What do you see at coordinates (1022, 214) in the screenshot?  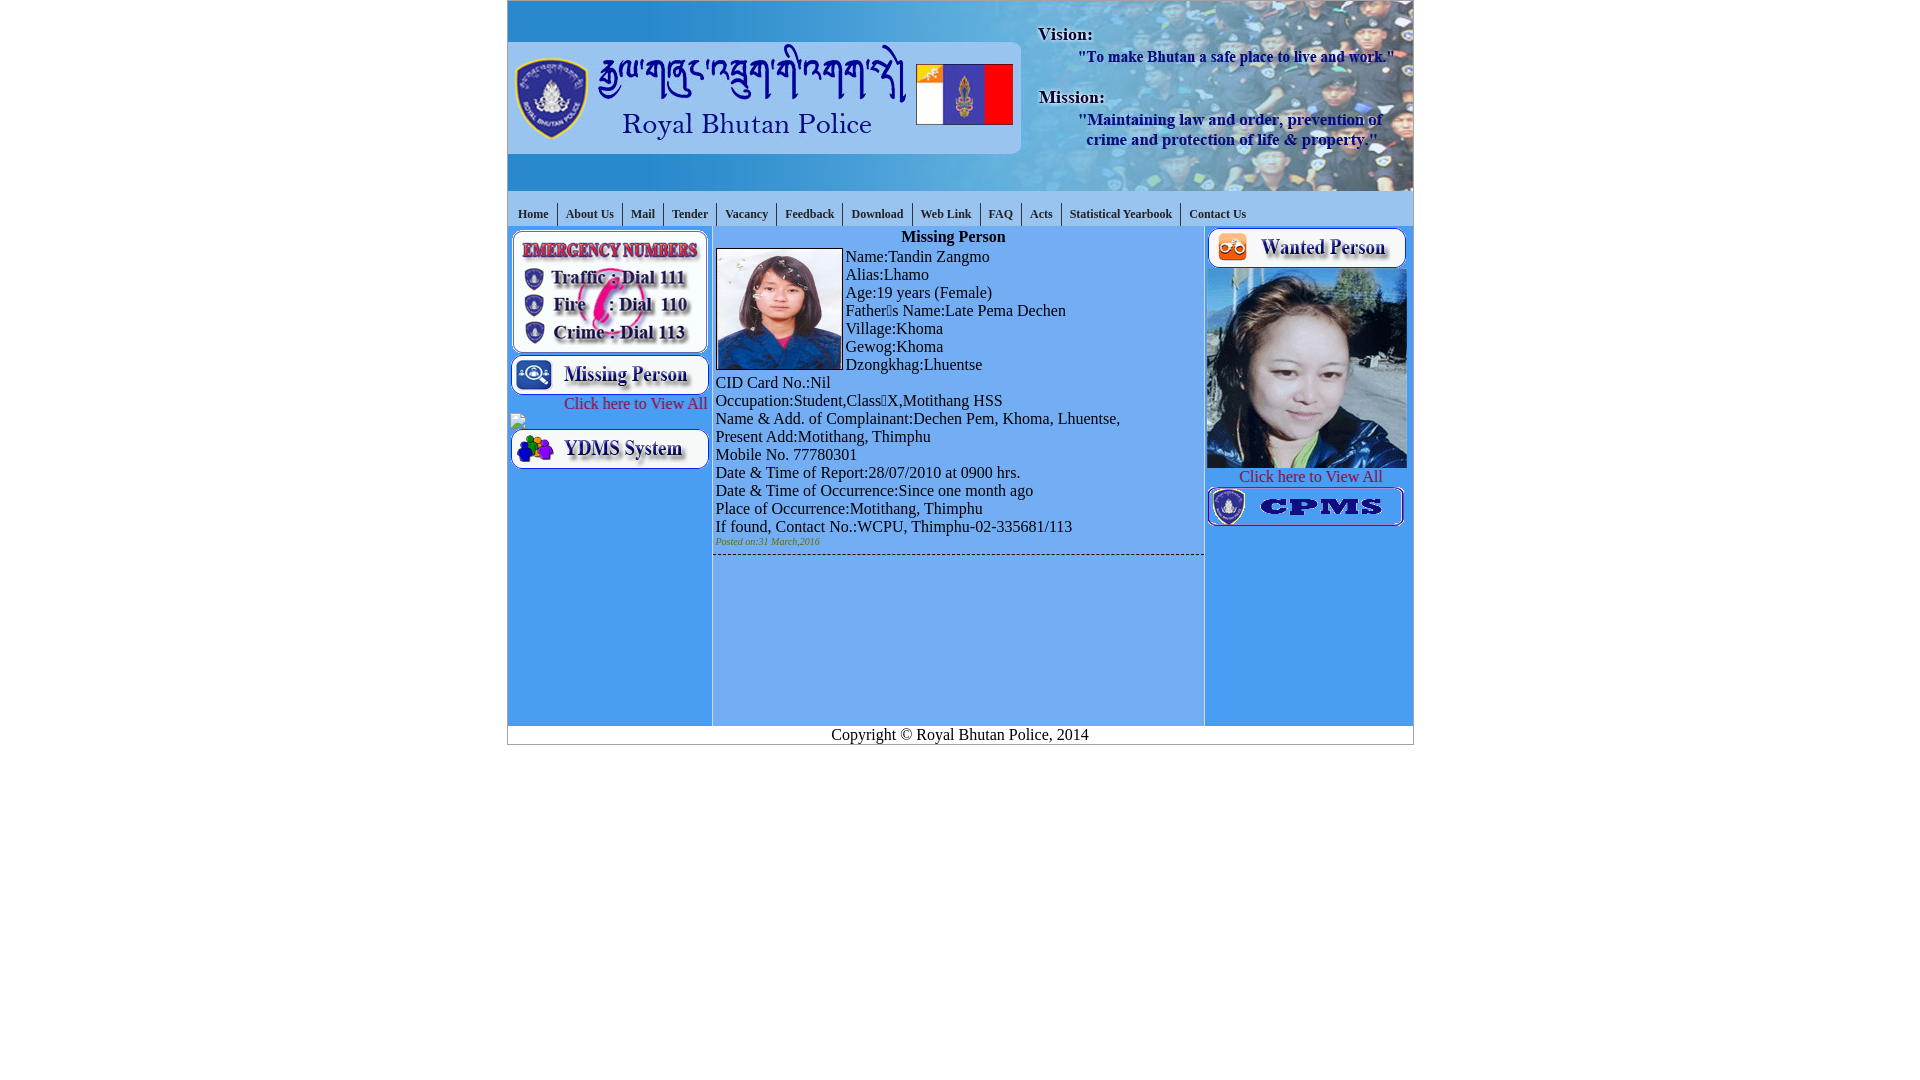 I see `'Acts'` at bounding box center [1022, 214].